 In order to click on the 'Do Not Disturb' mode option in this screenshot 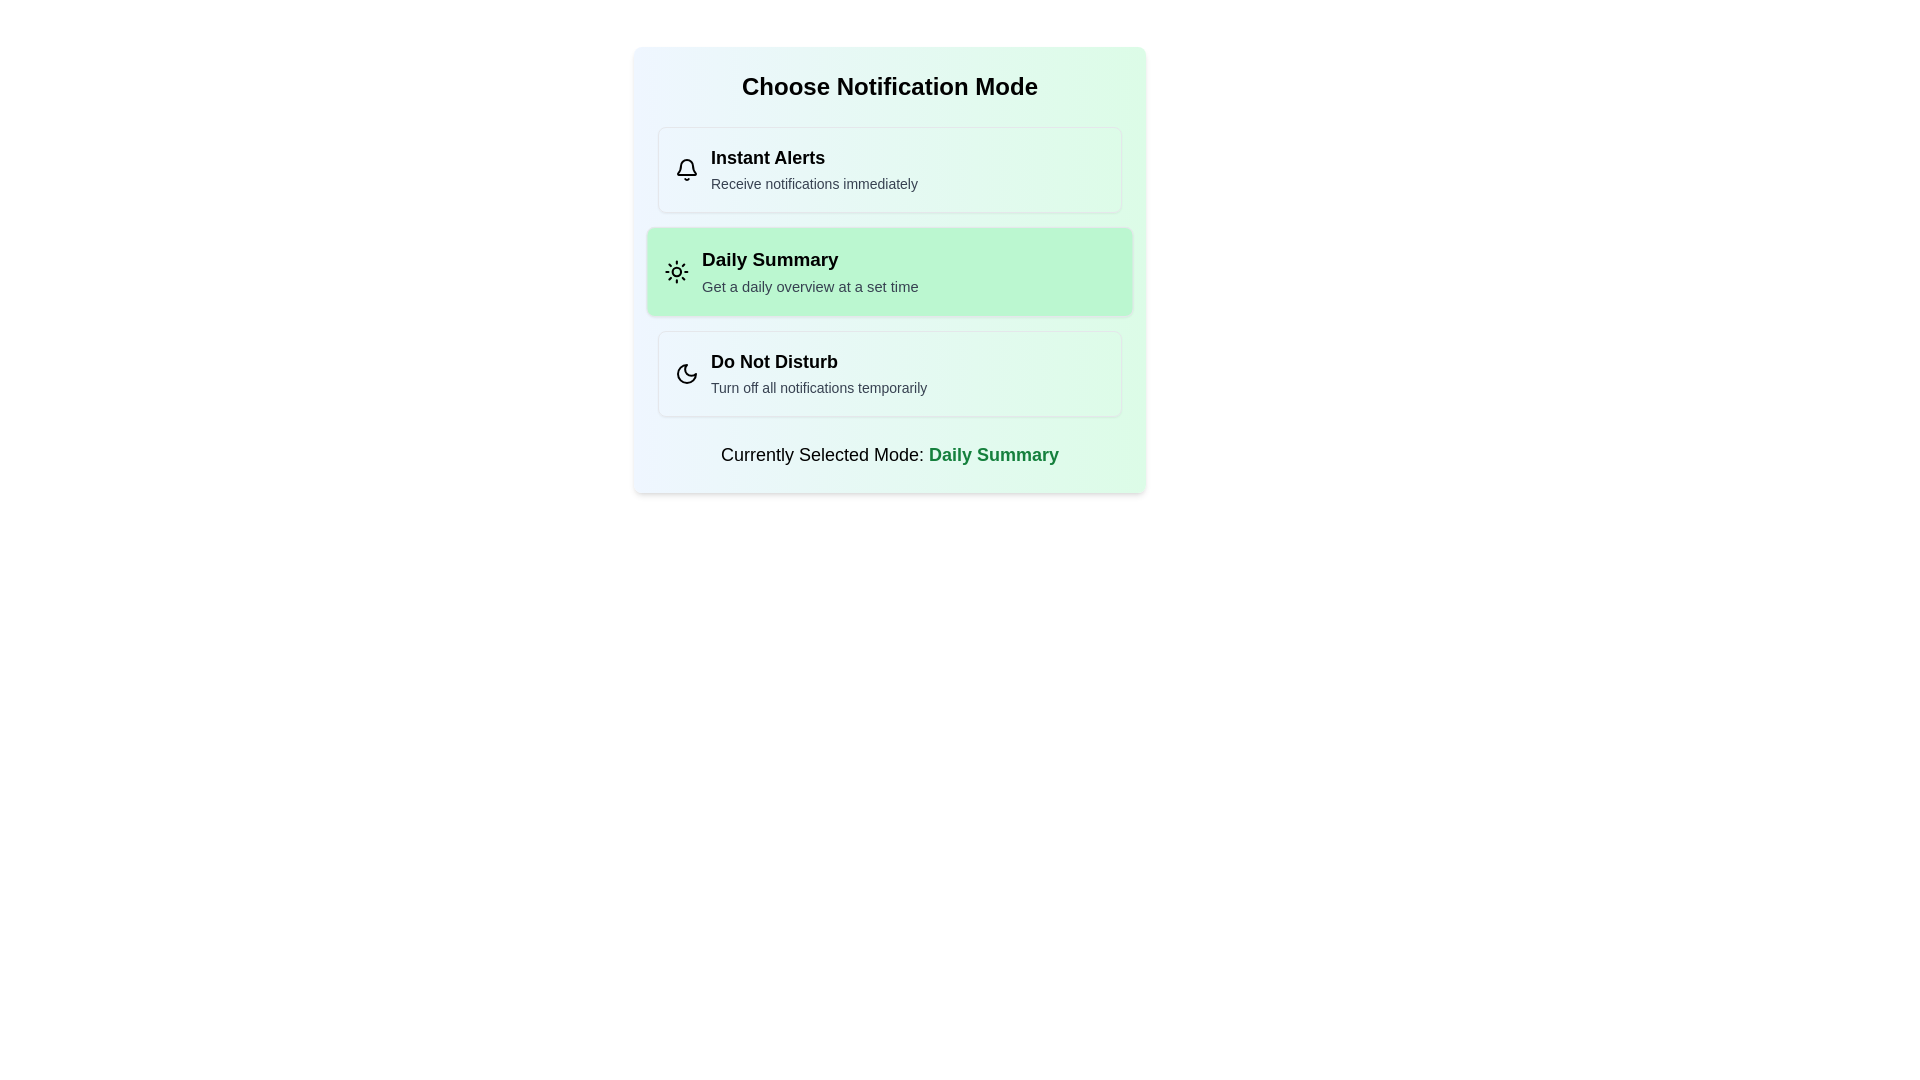, I will do `click(819, 374)`.